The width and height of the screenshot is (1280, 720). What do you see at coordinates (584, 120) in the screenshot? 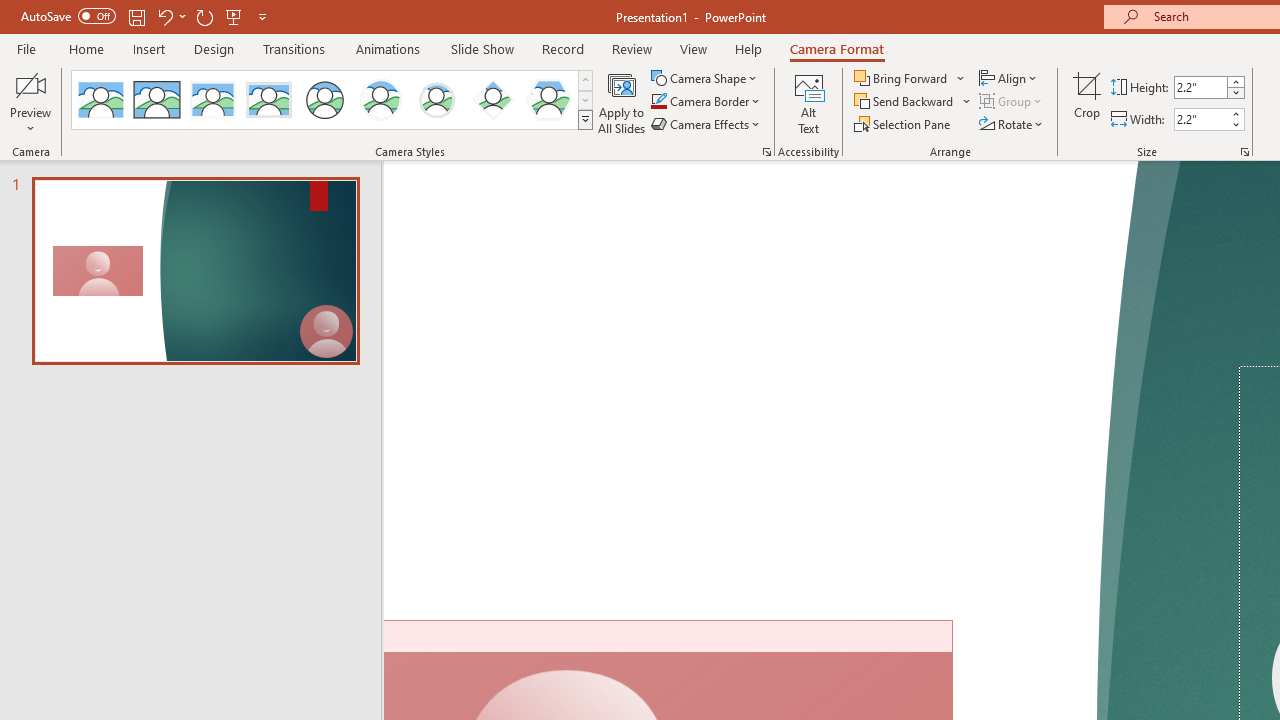
I see `'Camera Styles'` at bounding box center [584, 120].